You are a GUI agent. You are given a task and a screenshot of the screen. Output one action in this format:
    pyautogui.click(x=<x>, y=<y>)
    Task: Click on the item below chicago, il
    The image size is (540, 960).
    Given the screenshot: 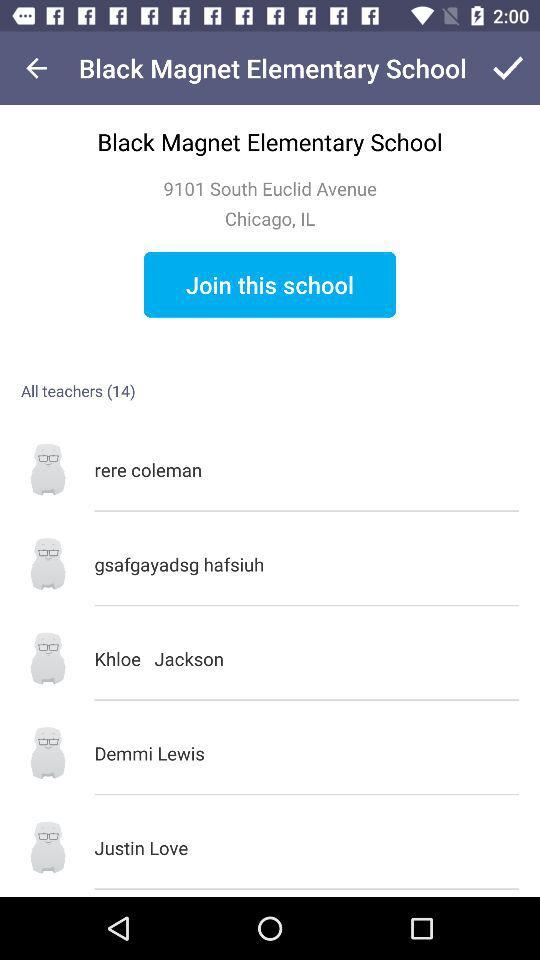 What is the action you would take?
    pyautogui.click(x=270, y=283)
    